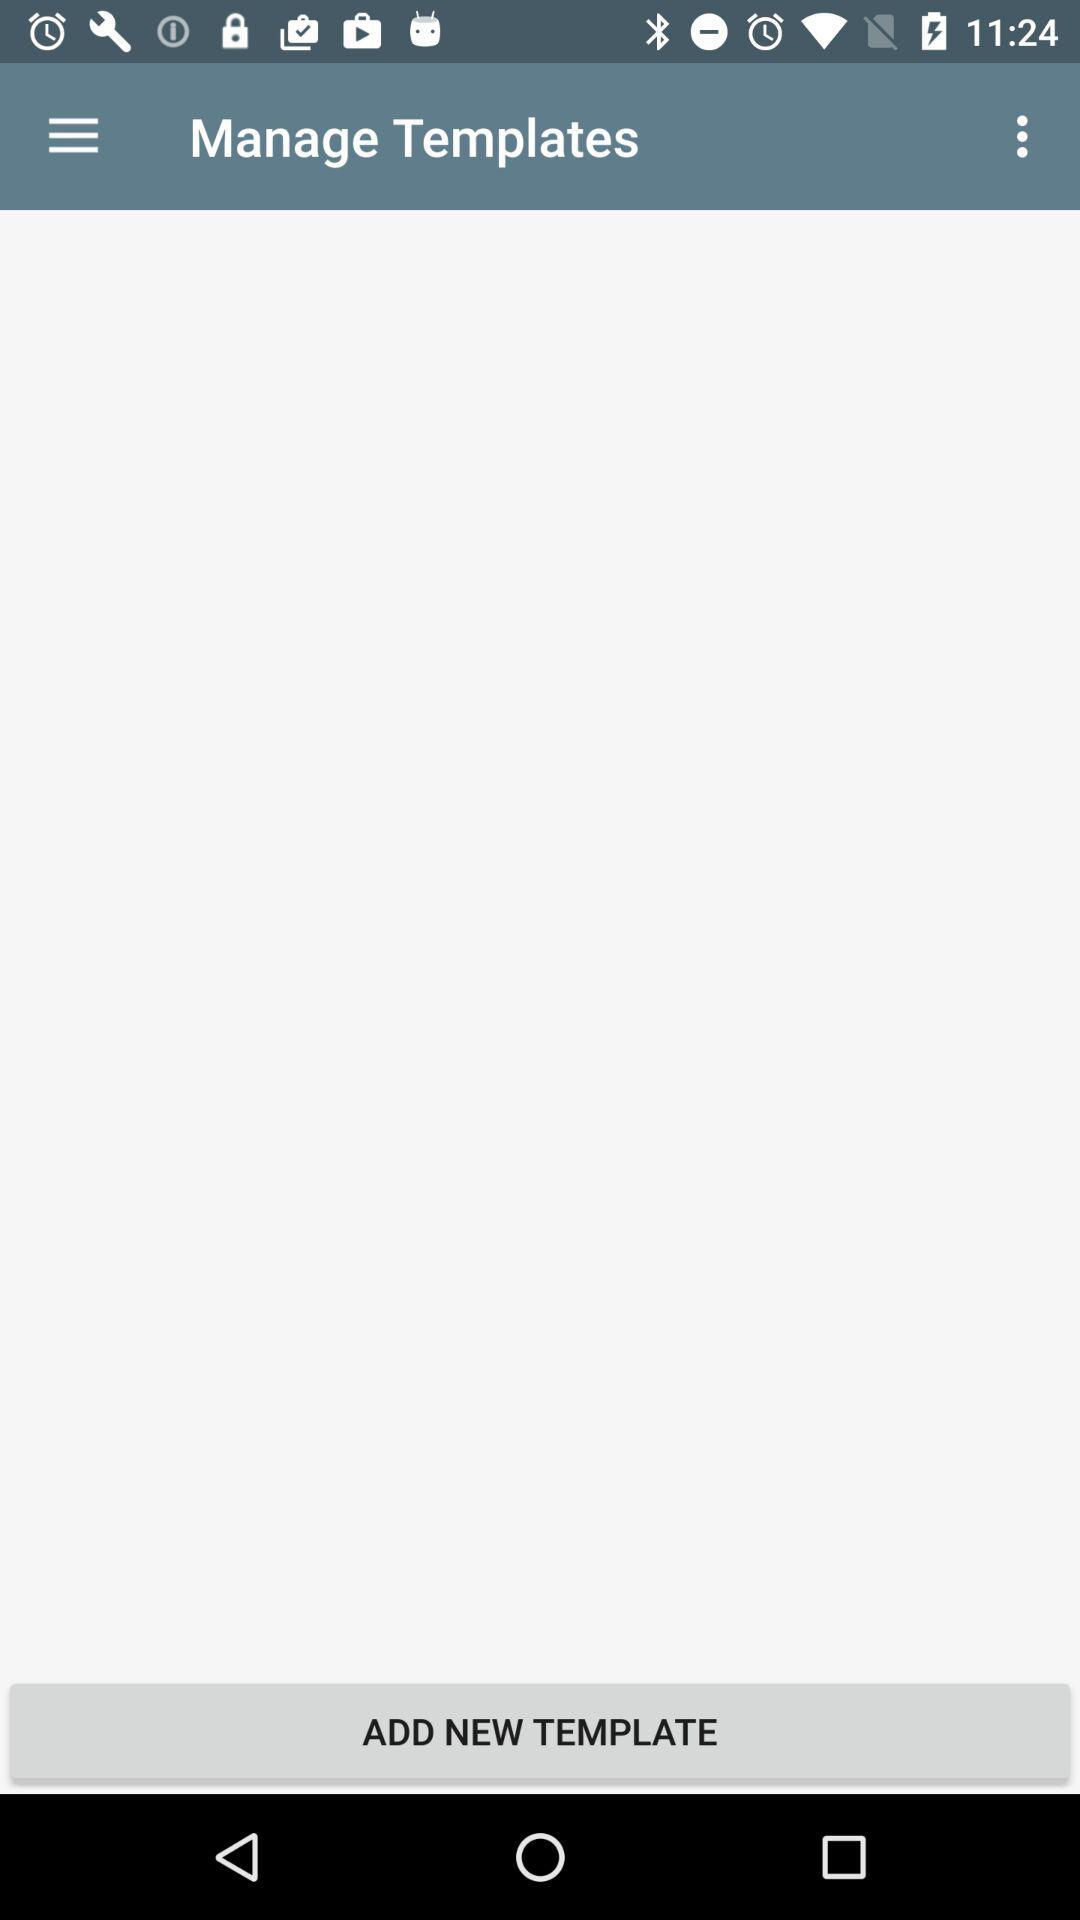  What do you see at coordinates (72, 135) in the screenshot?
I see `the item to the left of the manage templates item` at bounding box center [72, 135].